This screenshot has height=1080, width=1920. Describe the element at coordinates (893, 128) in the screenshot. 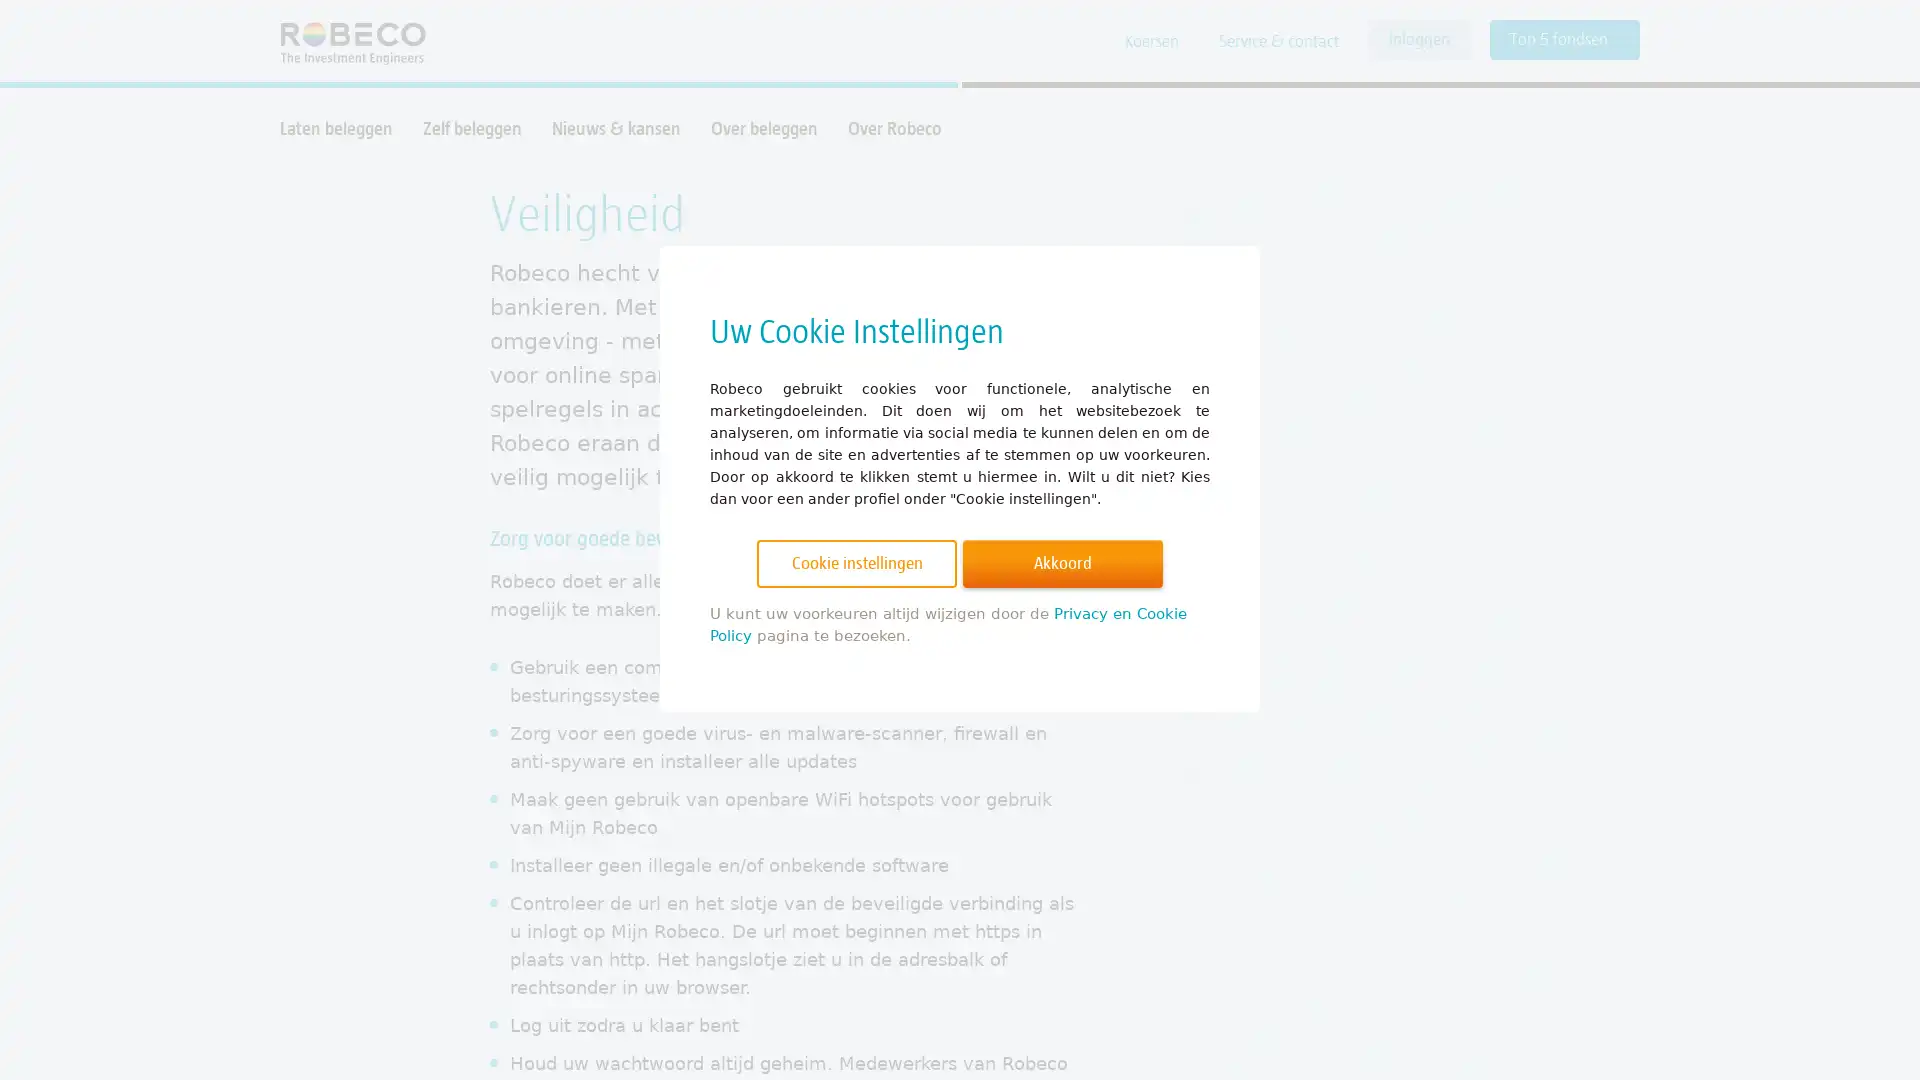

I see `Over Robeco` at that location.